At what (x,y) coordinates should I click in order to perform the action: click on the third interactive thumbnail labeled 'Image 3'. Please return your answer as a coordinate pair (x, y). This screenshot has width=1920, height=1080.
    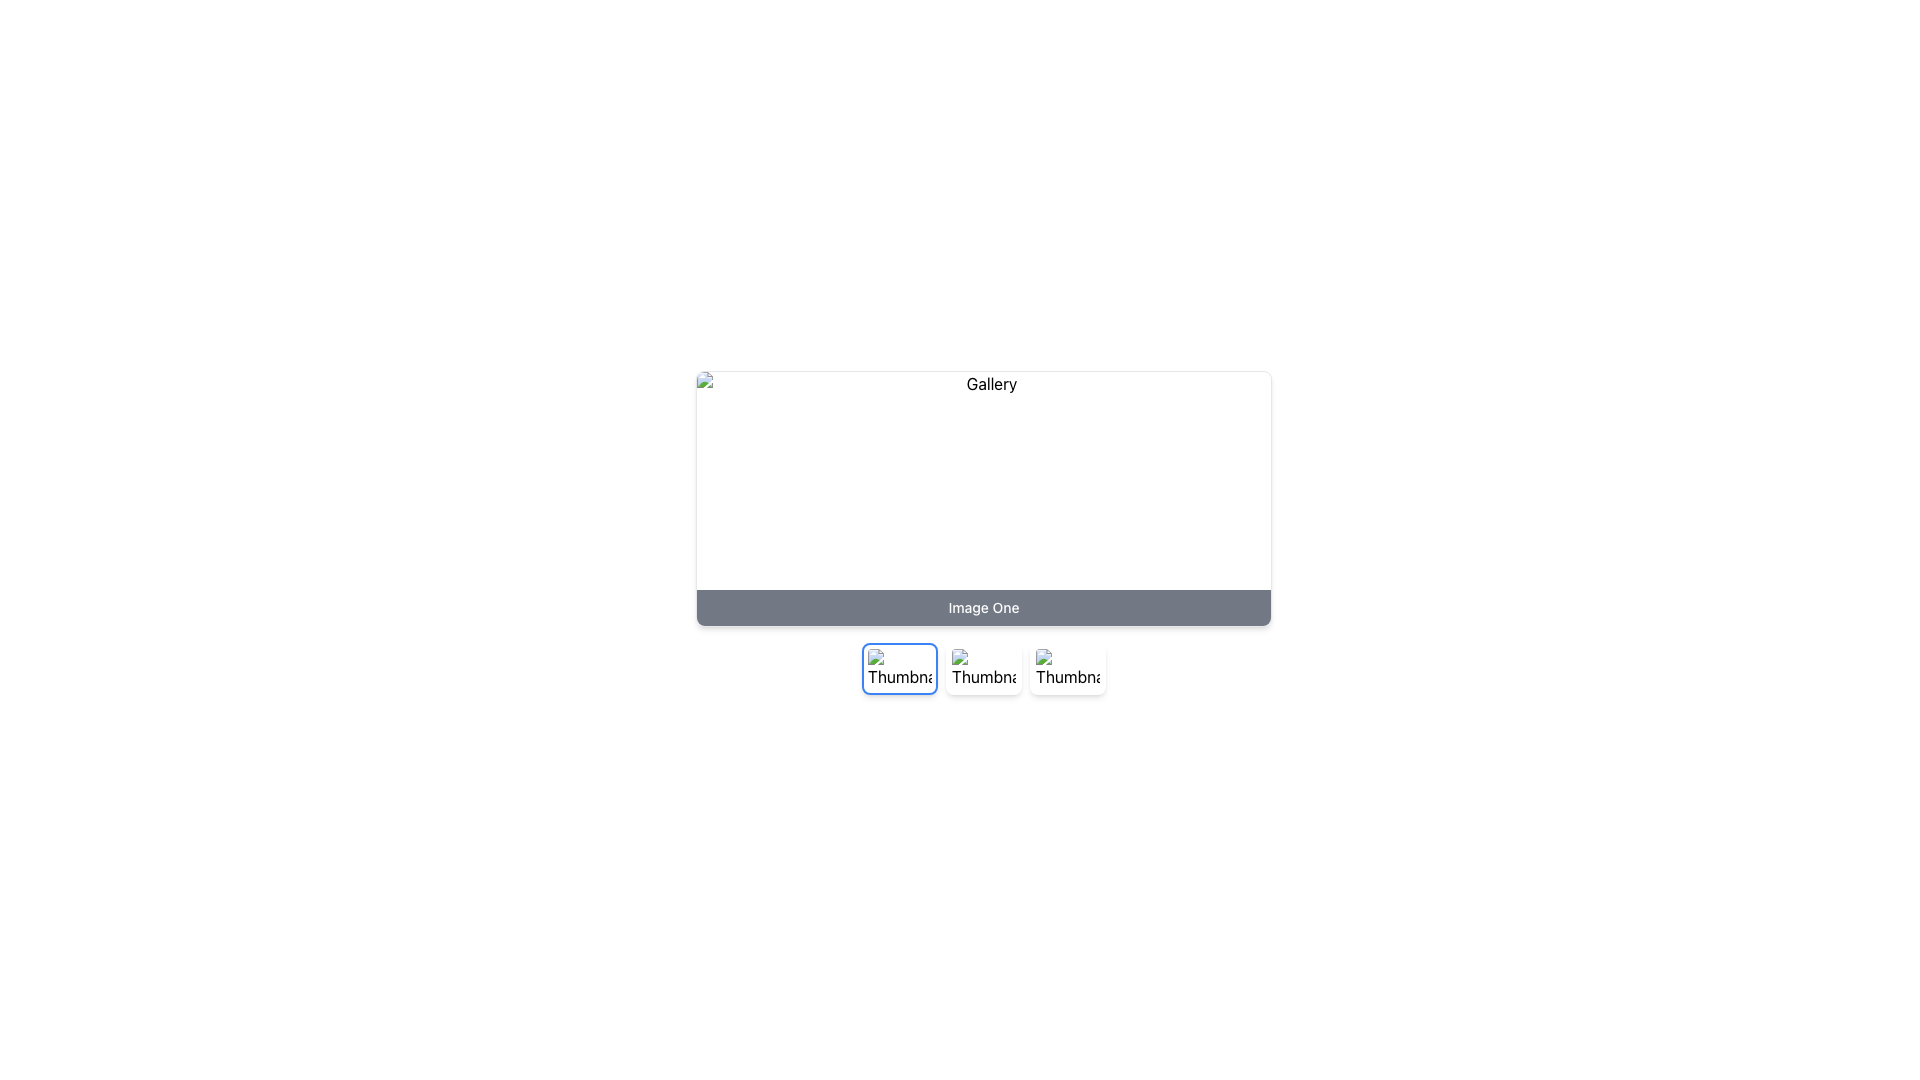
    Looking at the image, I should click on (1067, 668).